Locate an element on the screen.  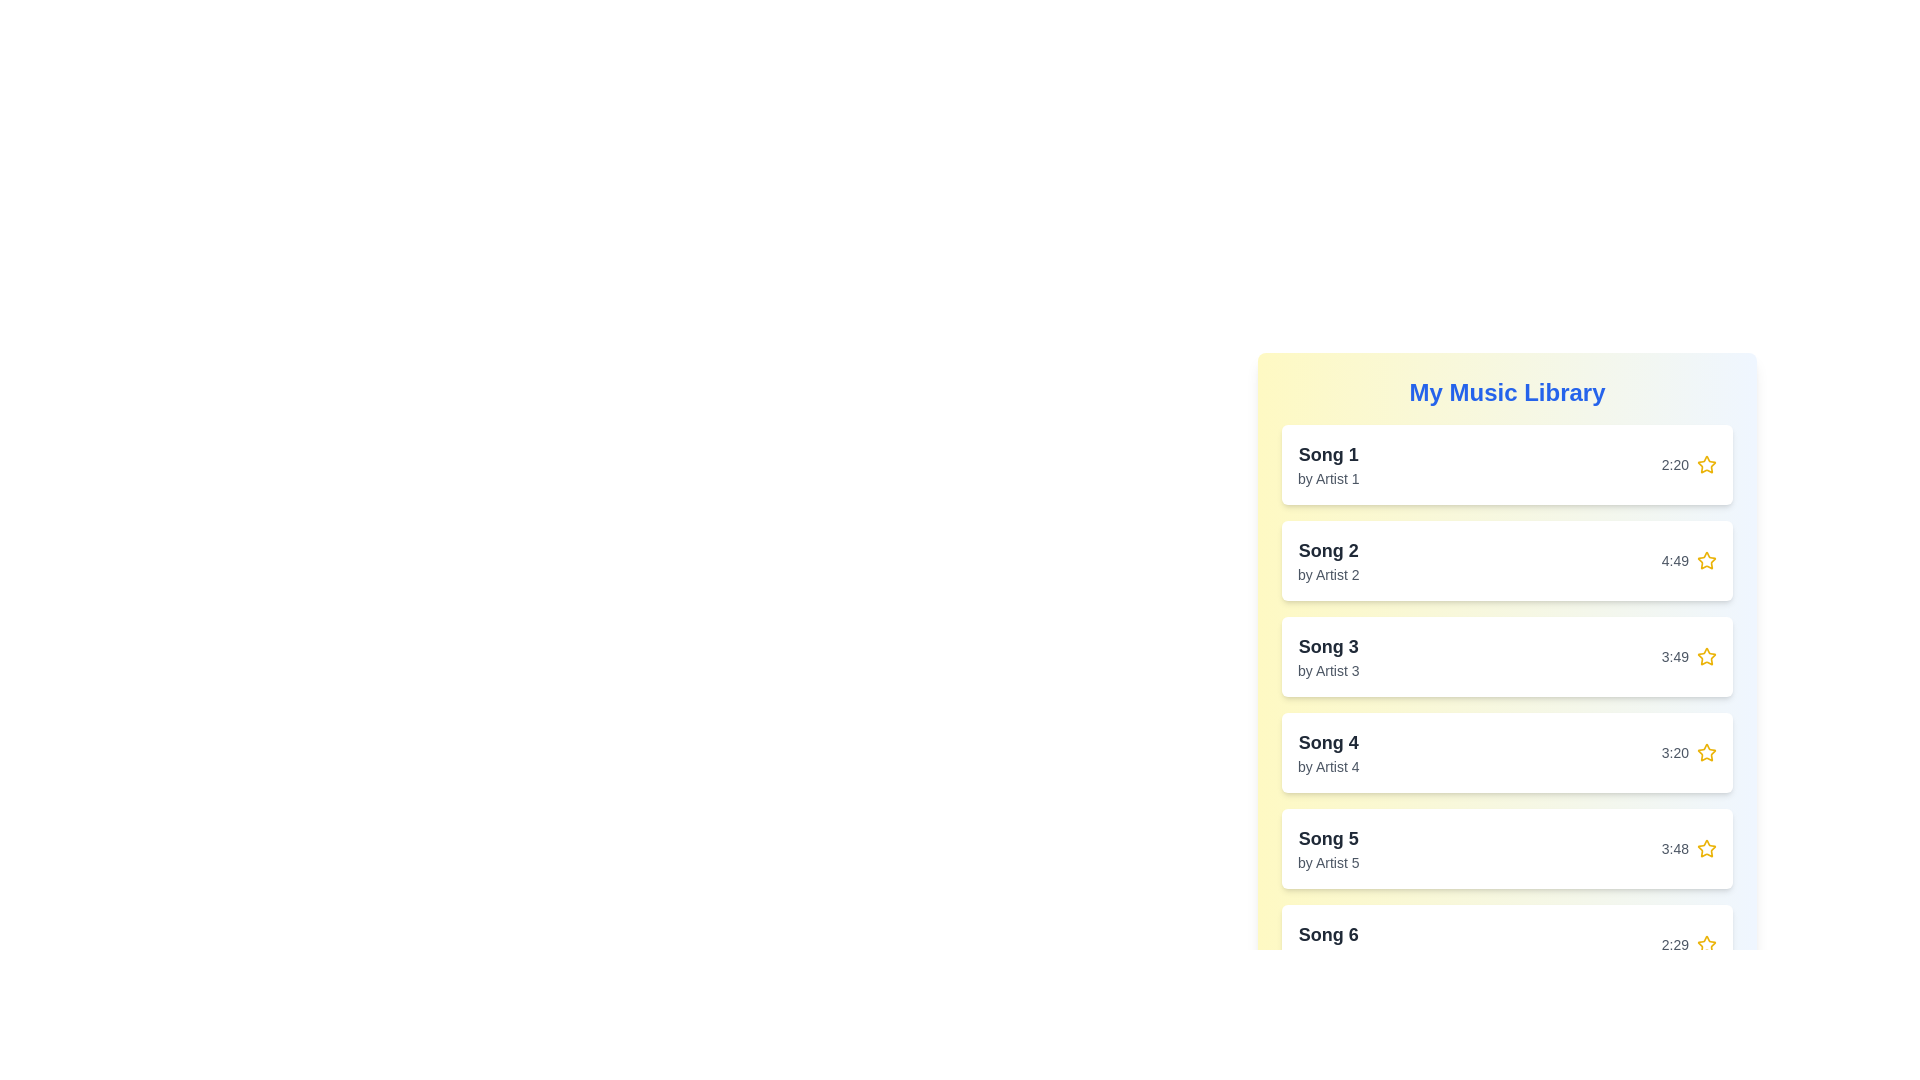
the star-shaped icon that serves as a rating or favoriting indicator is located at coordinates (1706, 656).